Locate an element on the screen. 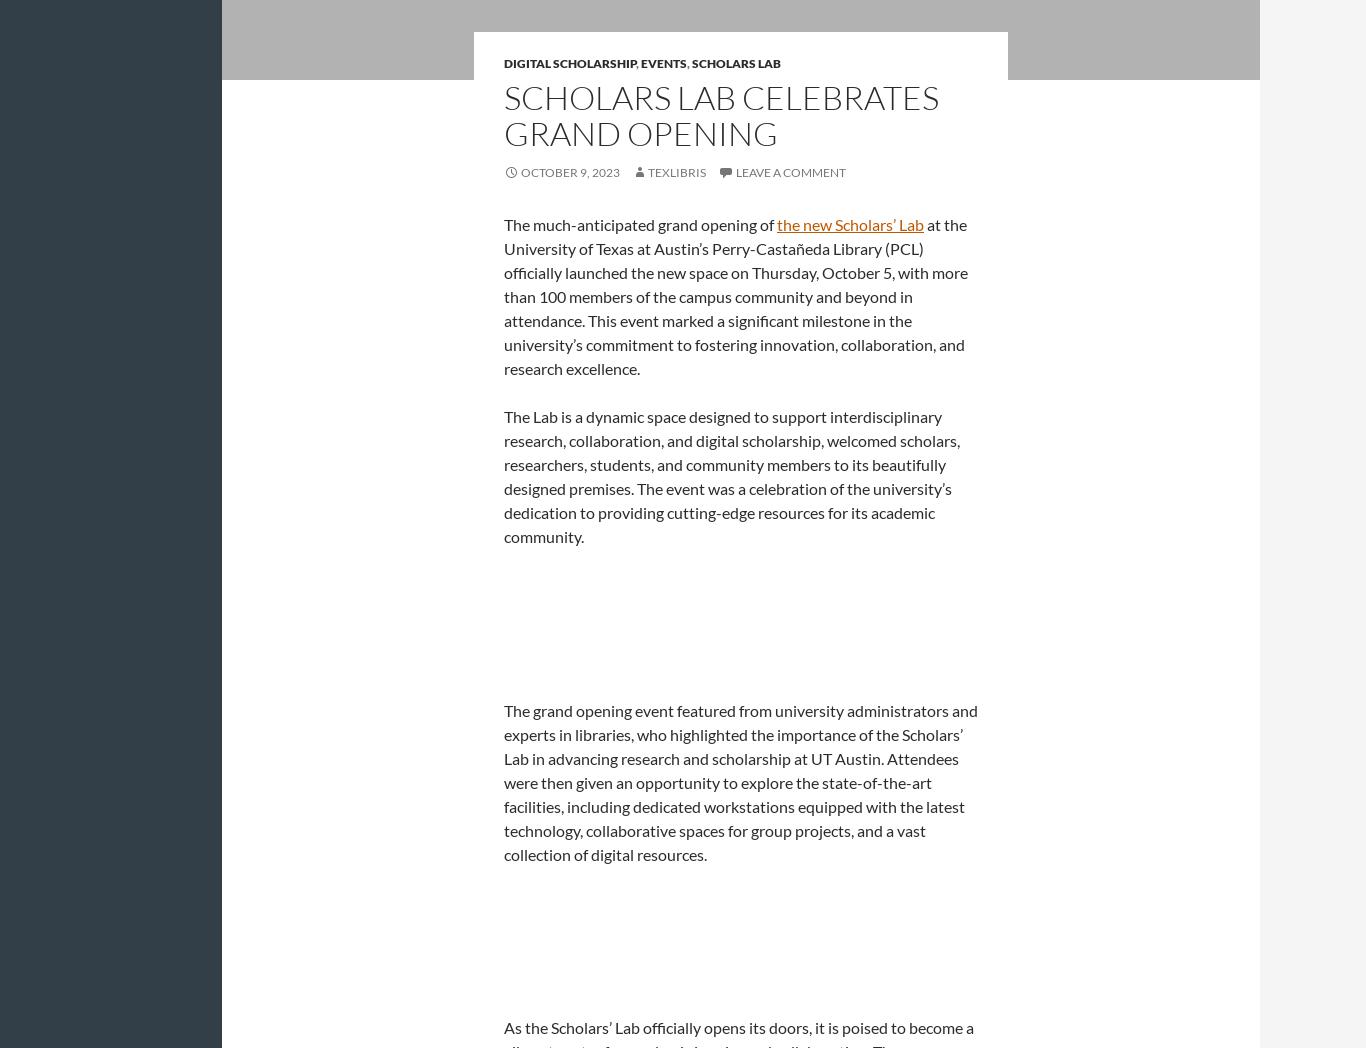 The image size is (1366, 1048). 'Digital Scholarship' is located at coordinates (569, 62).